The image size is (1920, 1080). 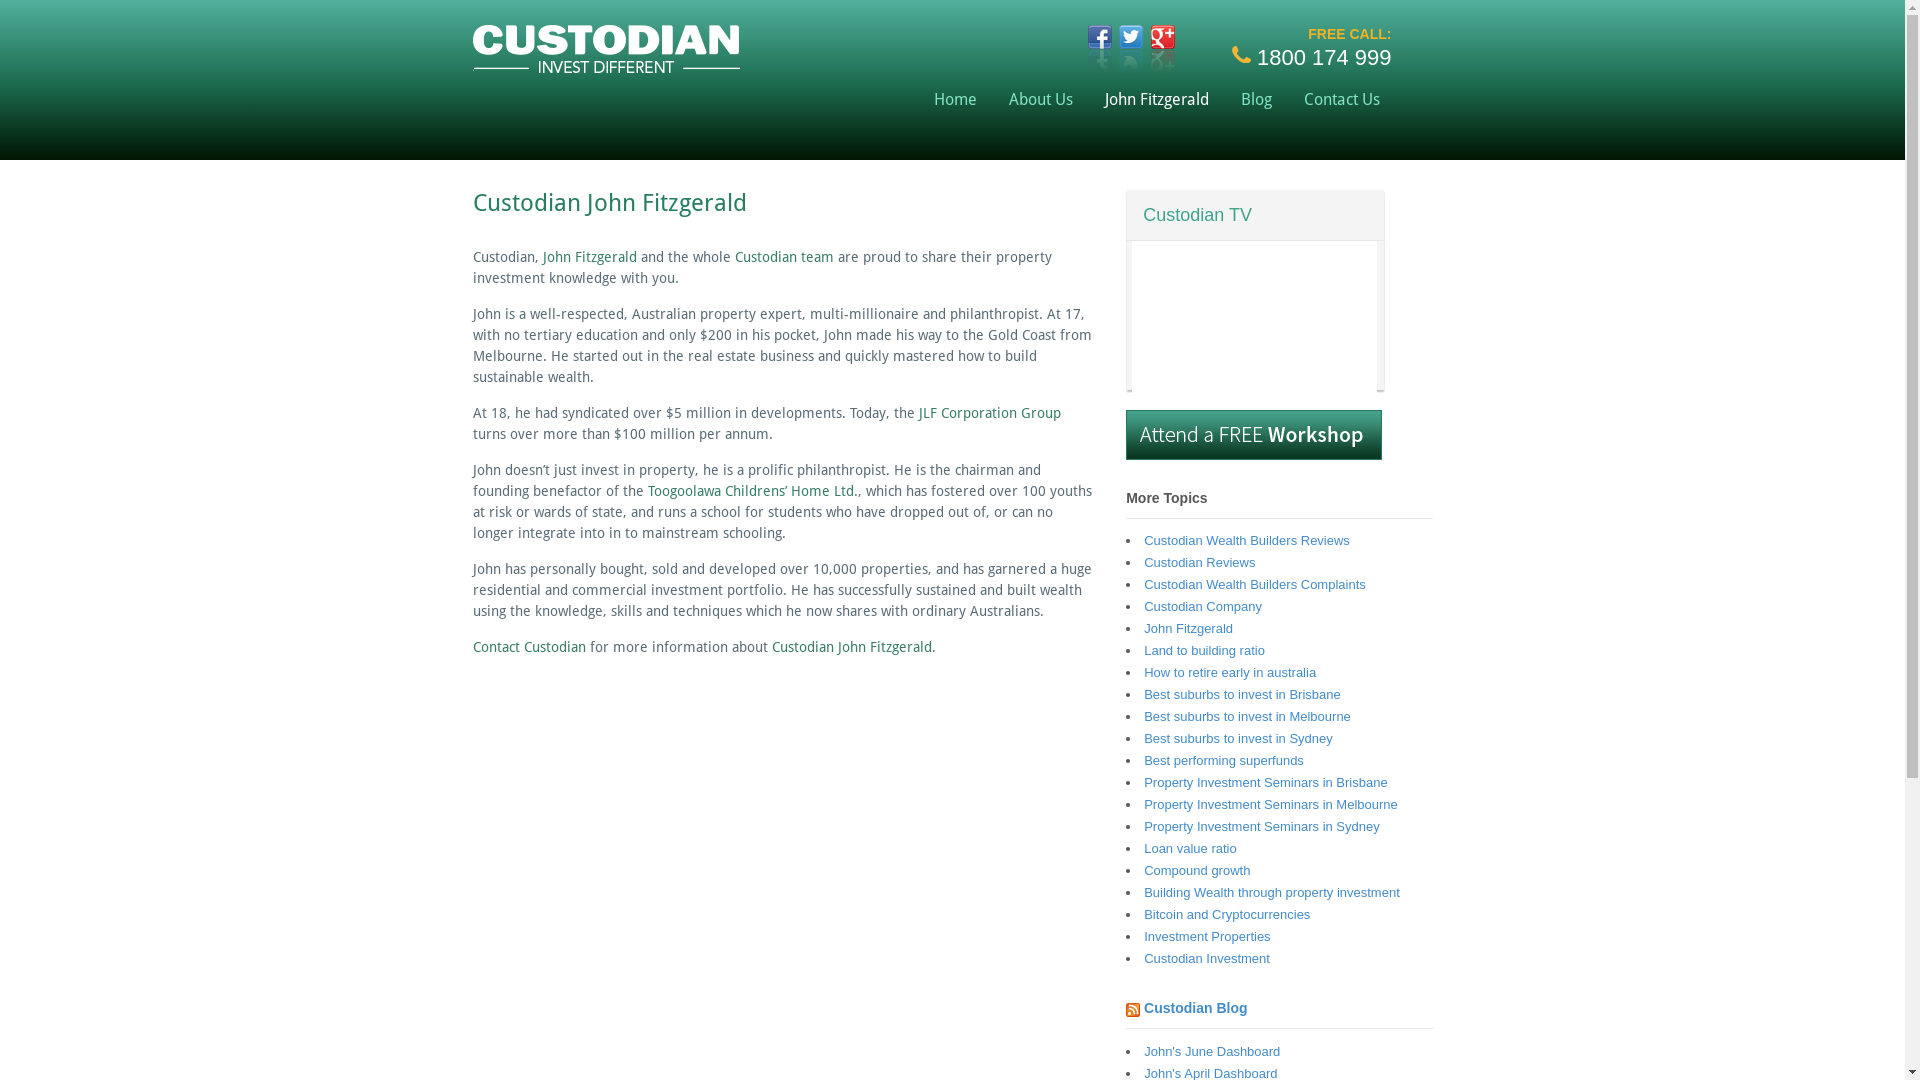 I want to click on 'Bitcoin and Cryptocurrencies', so click(x=1143, y=914).